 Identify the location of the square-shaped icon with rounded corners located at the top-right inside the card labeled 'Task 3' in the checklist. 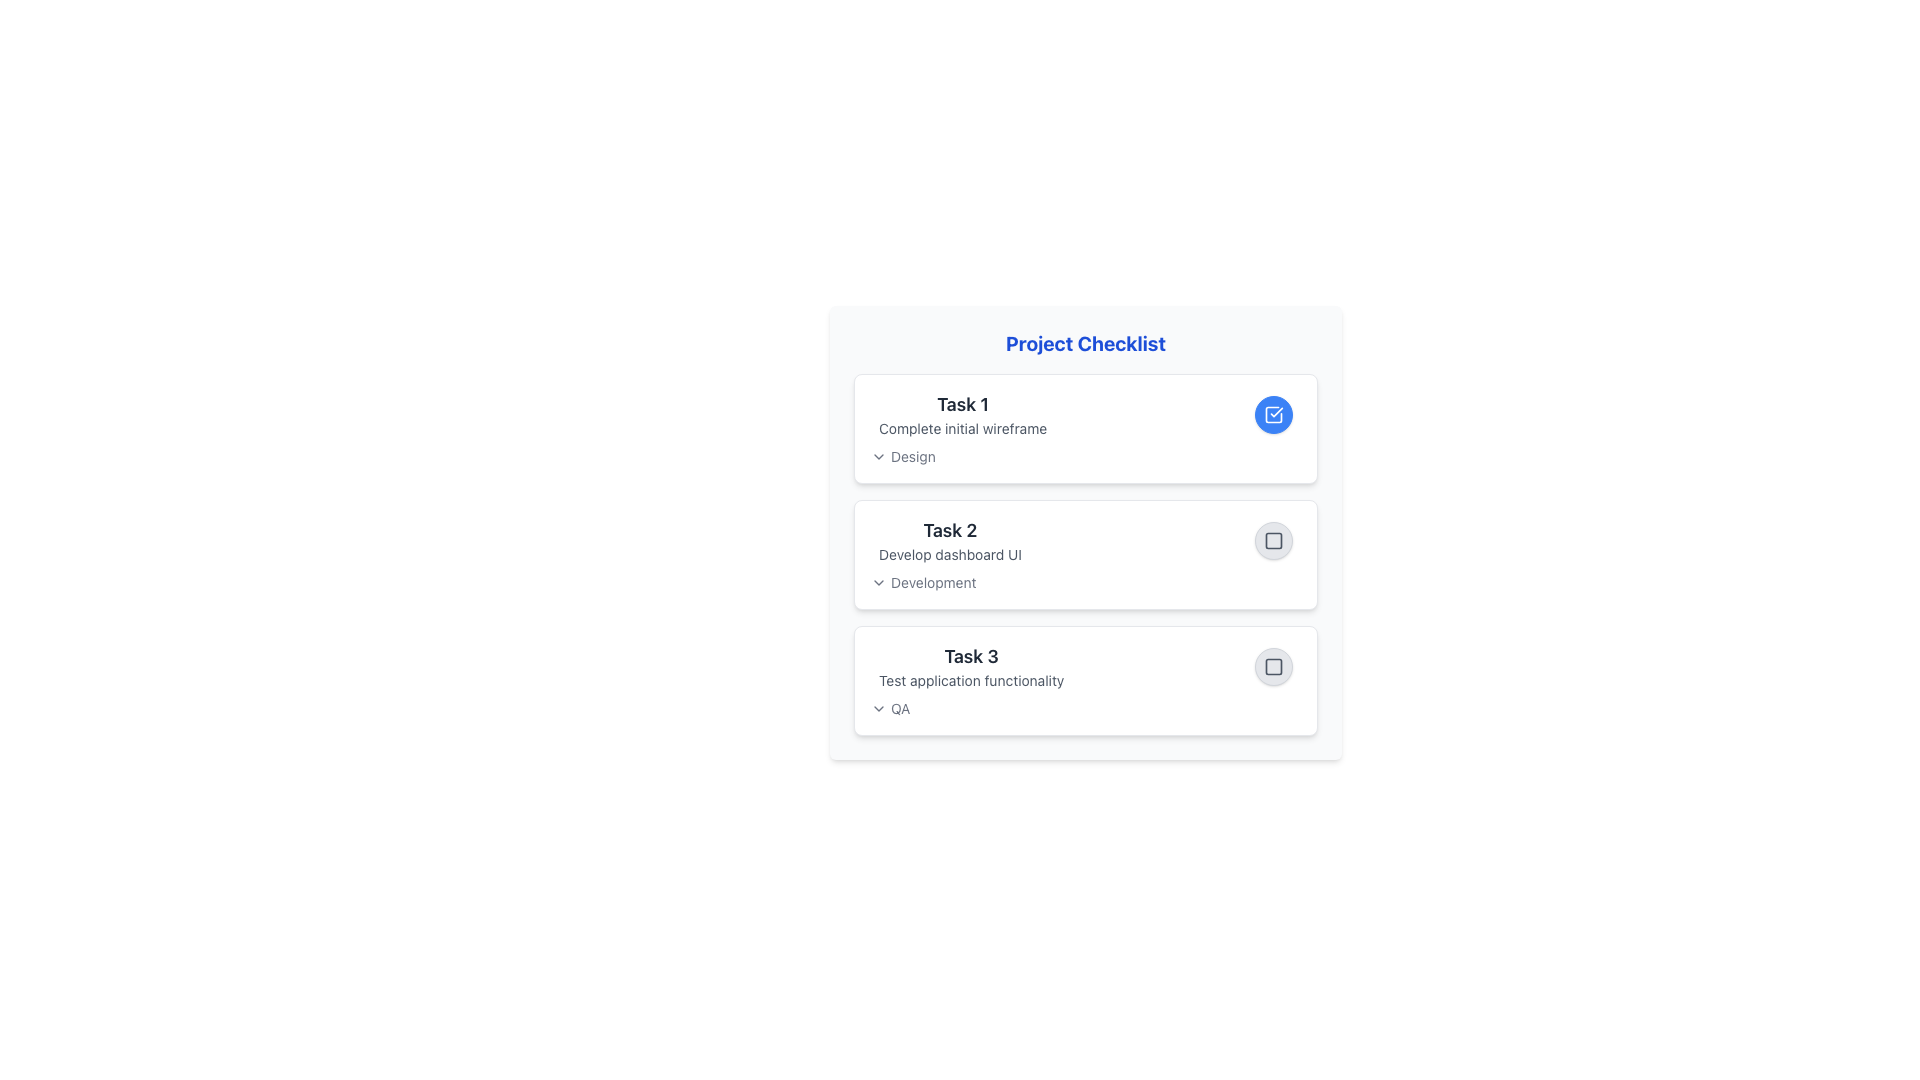
(1272, 667).